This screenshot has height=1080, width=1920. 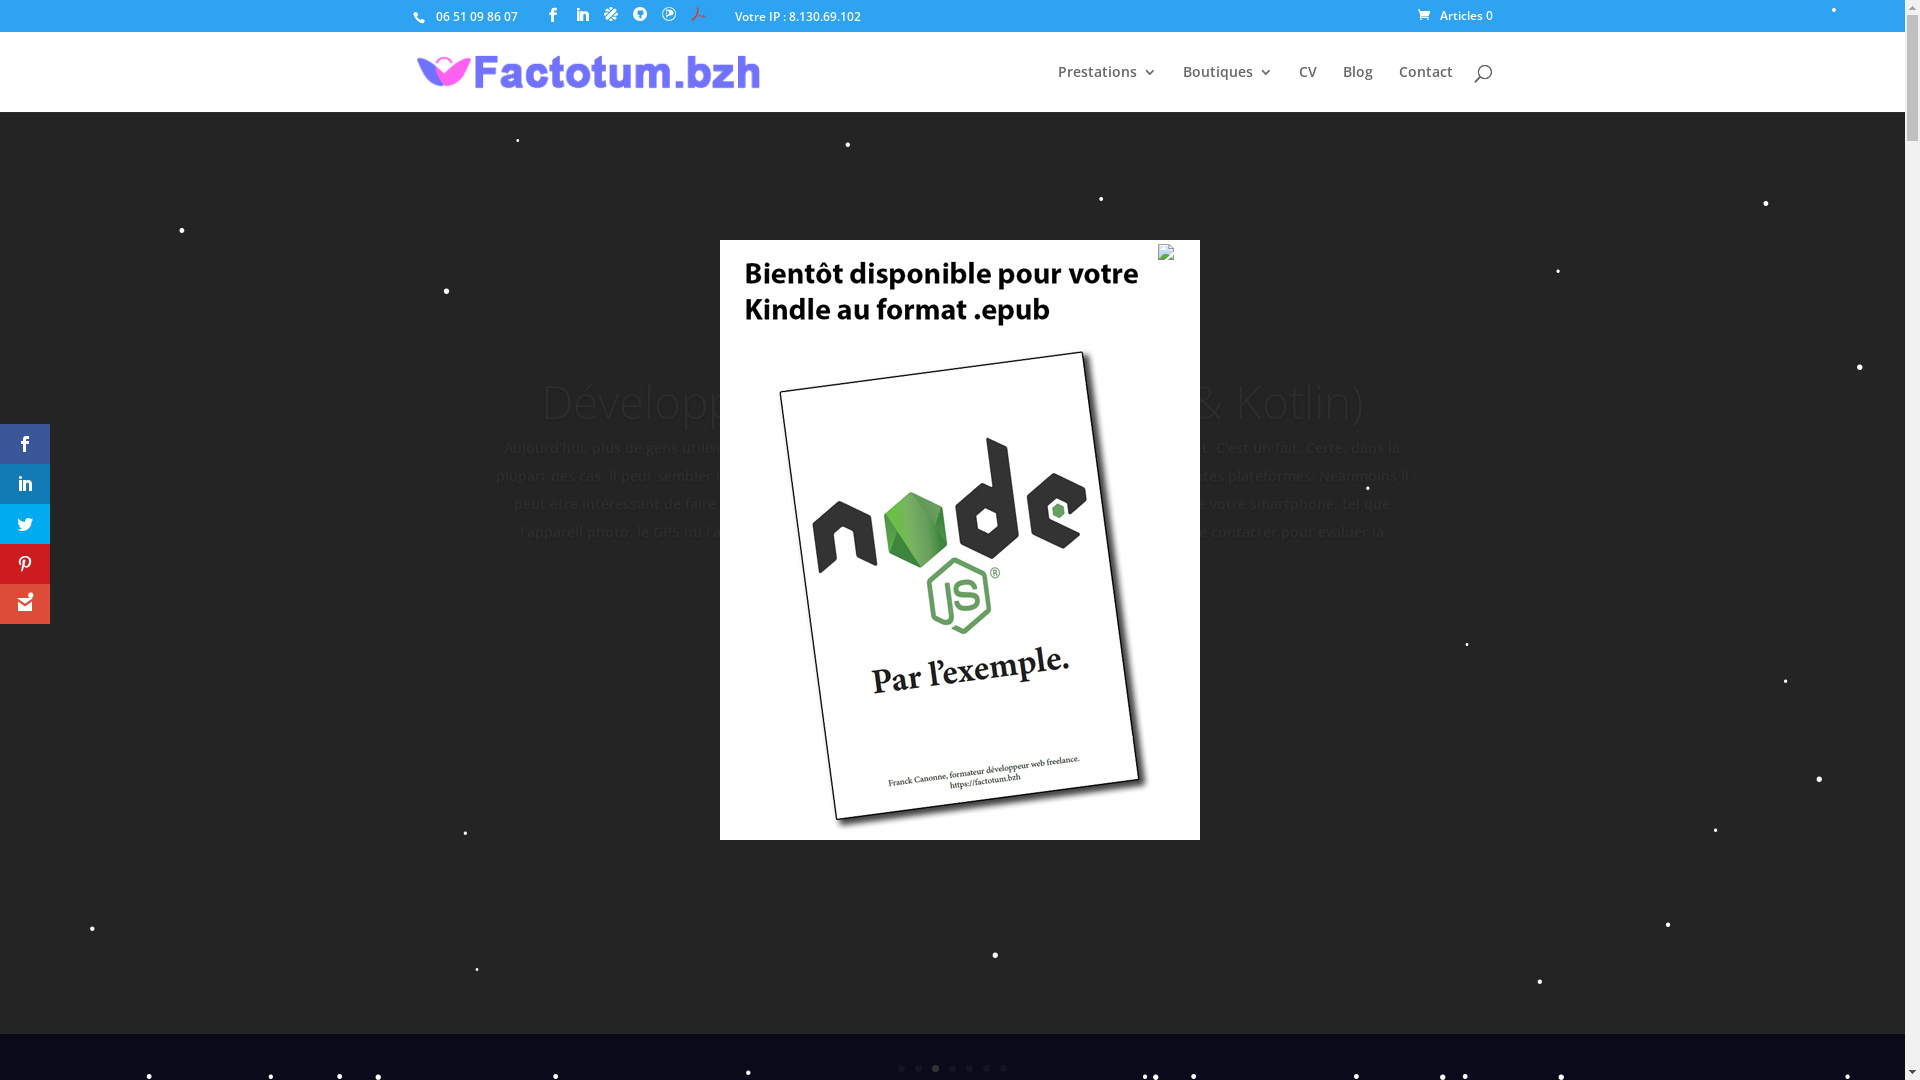 I want to click on 'Profil LinkedIn', so click(x=579, y=15).